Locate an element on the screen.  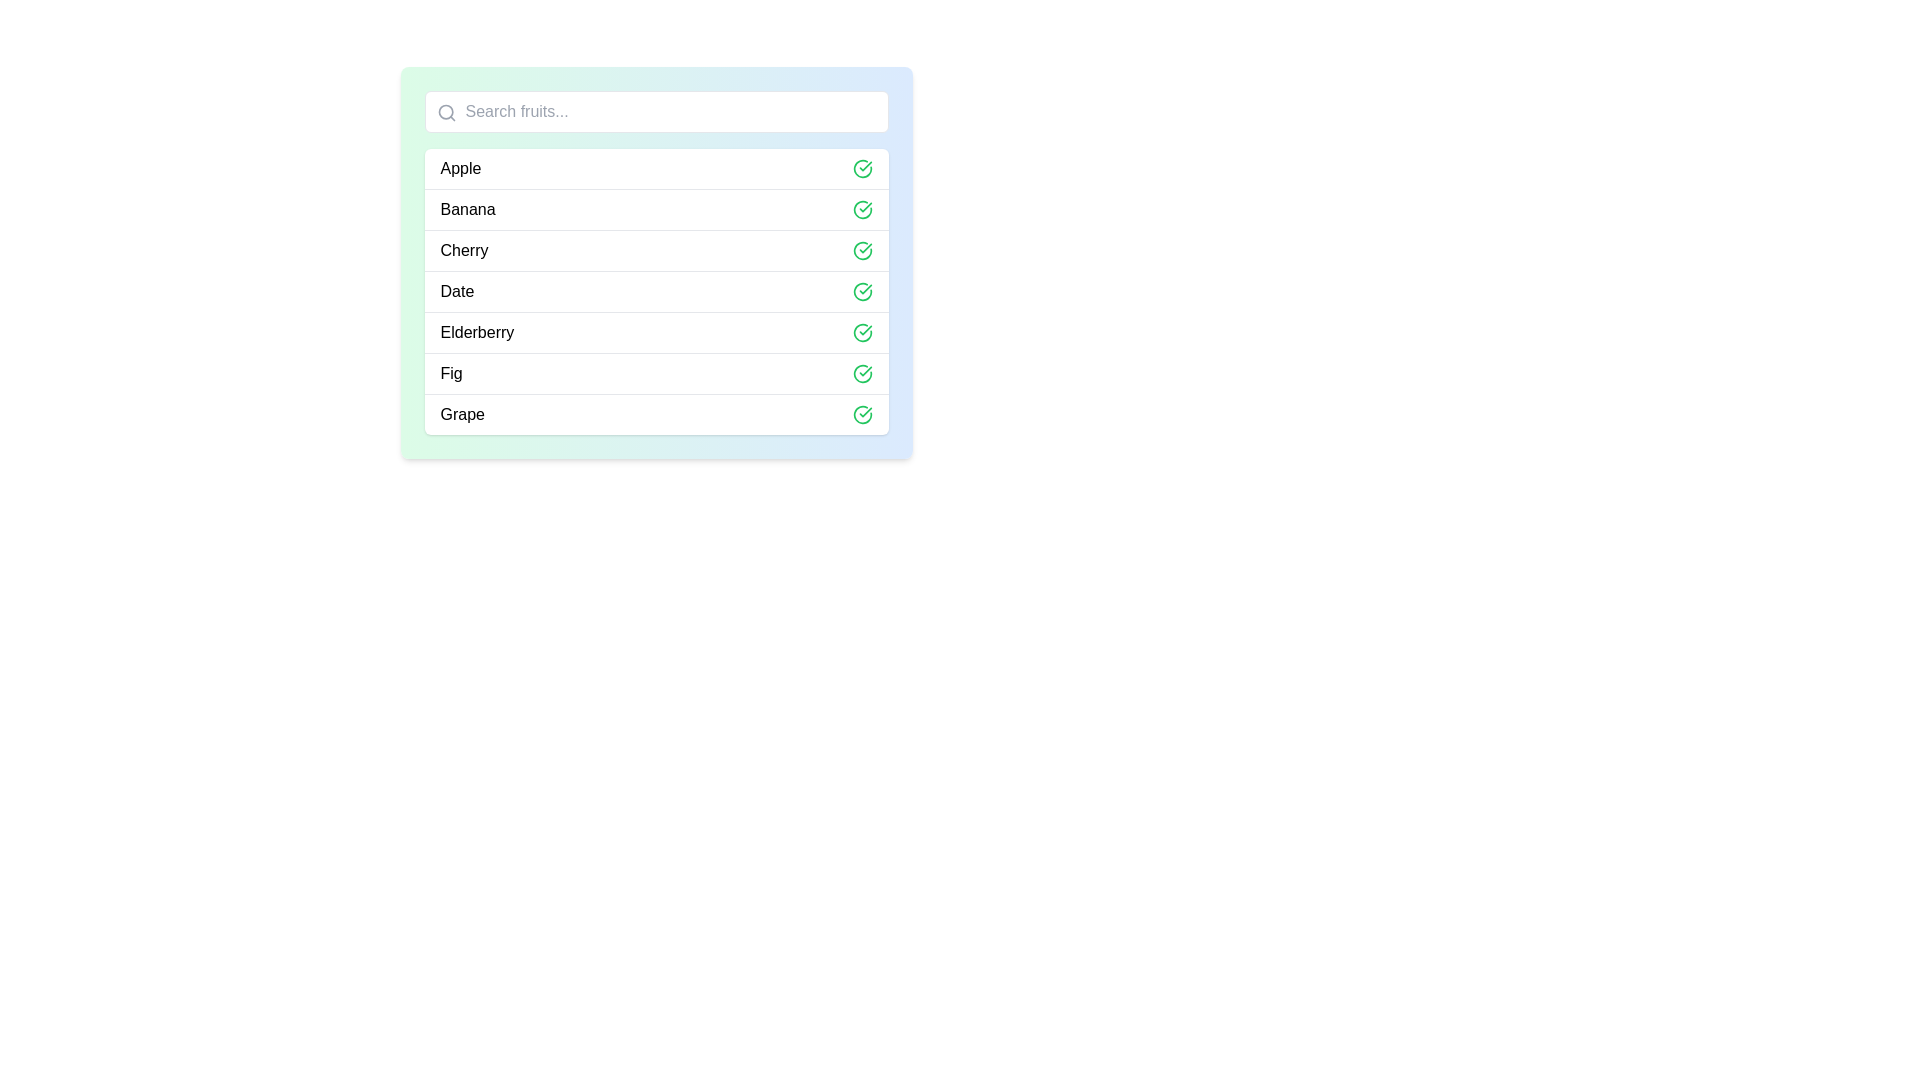
the fourth fruit row in the structured list, which is a selectable row containing a fruit name, specifically positioned below the search bar and above 'Elderberry' is located at coordinates (656, 292).